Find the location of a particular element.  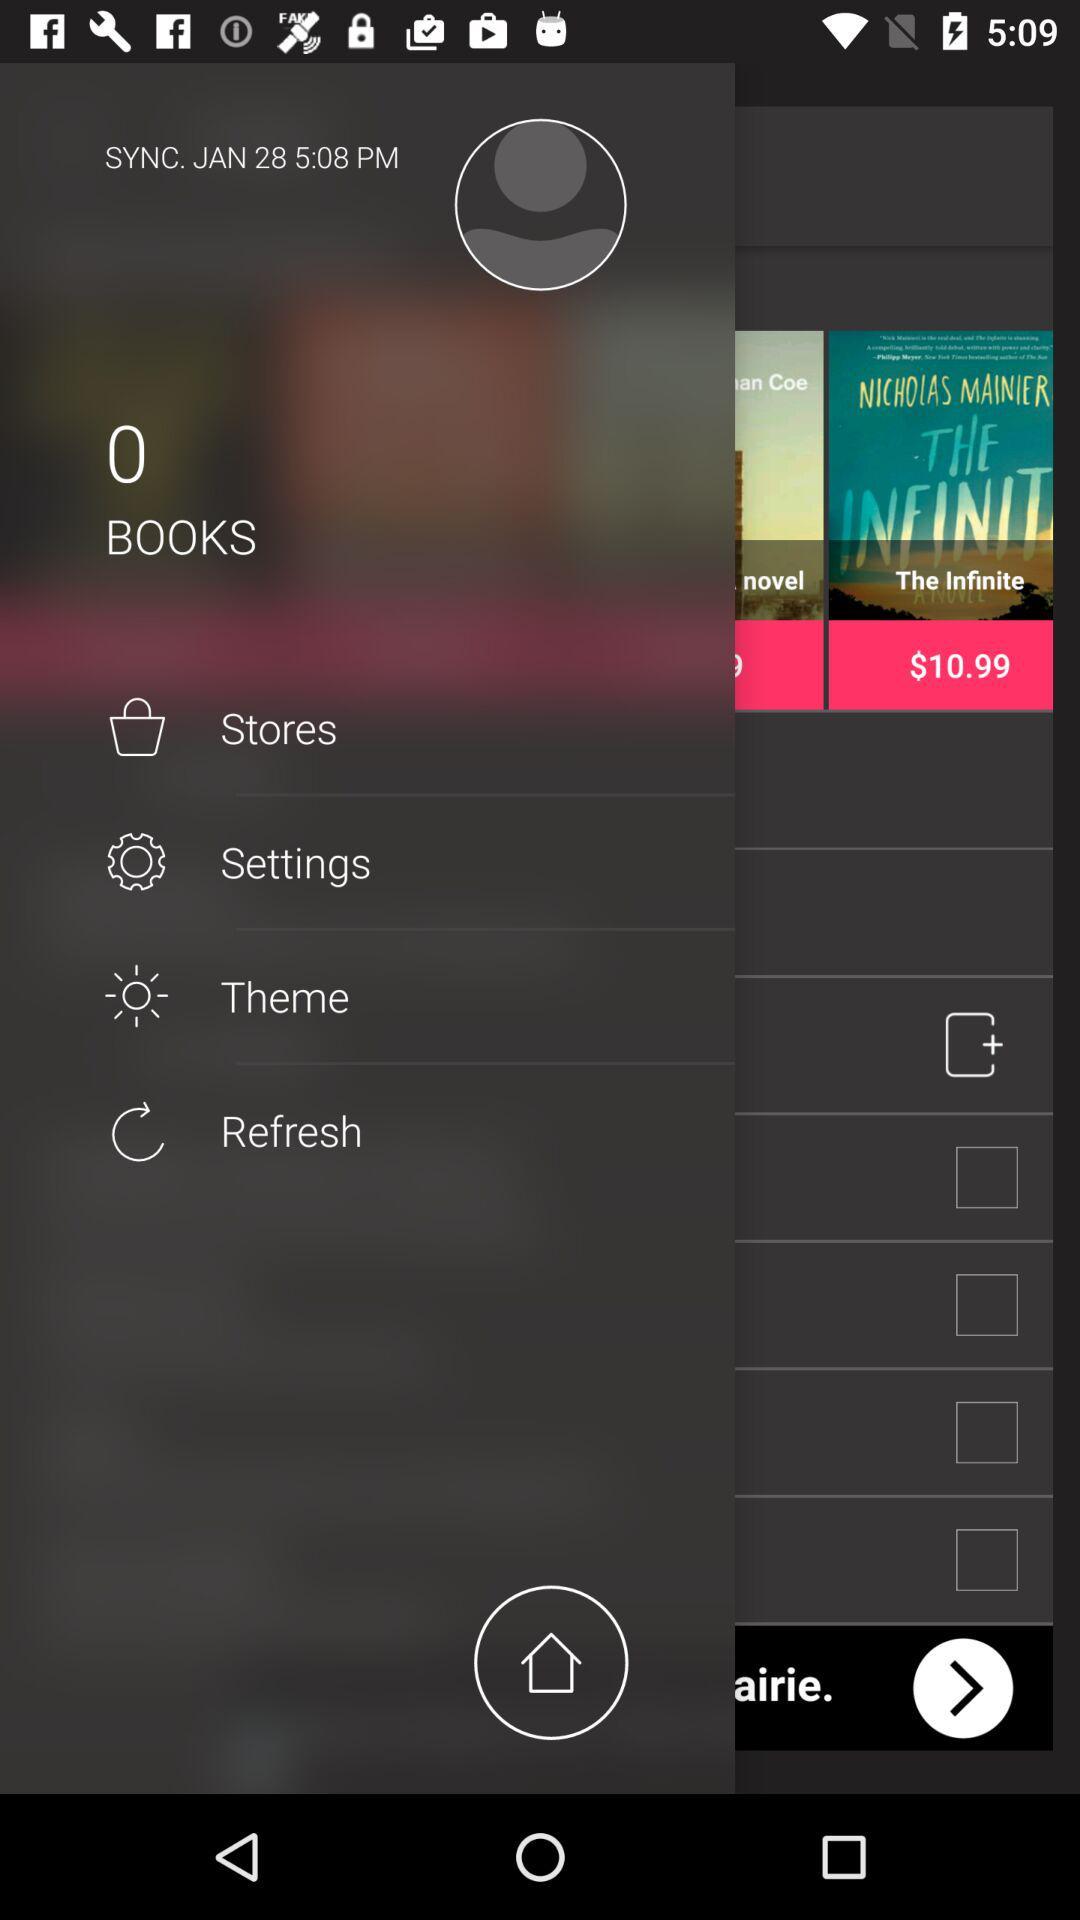

the home symbol icon is located at coordinates (551, 1662).